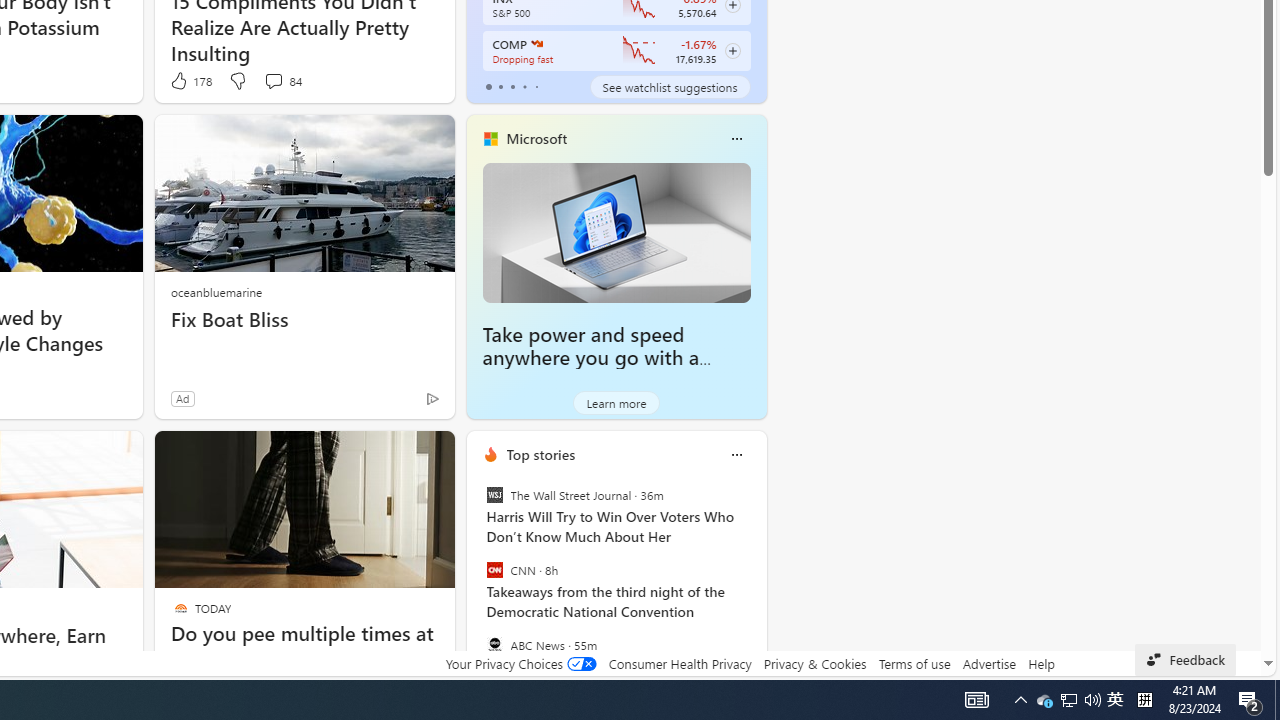  I want to click on 'tab-3', so click(524, 86).